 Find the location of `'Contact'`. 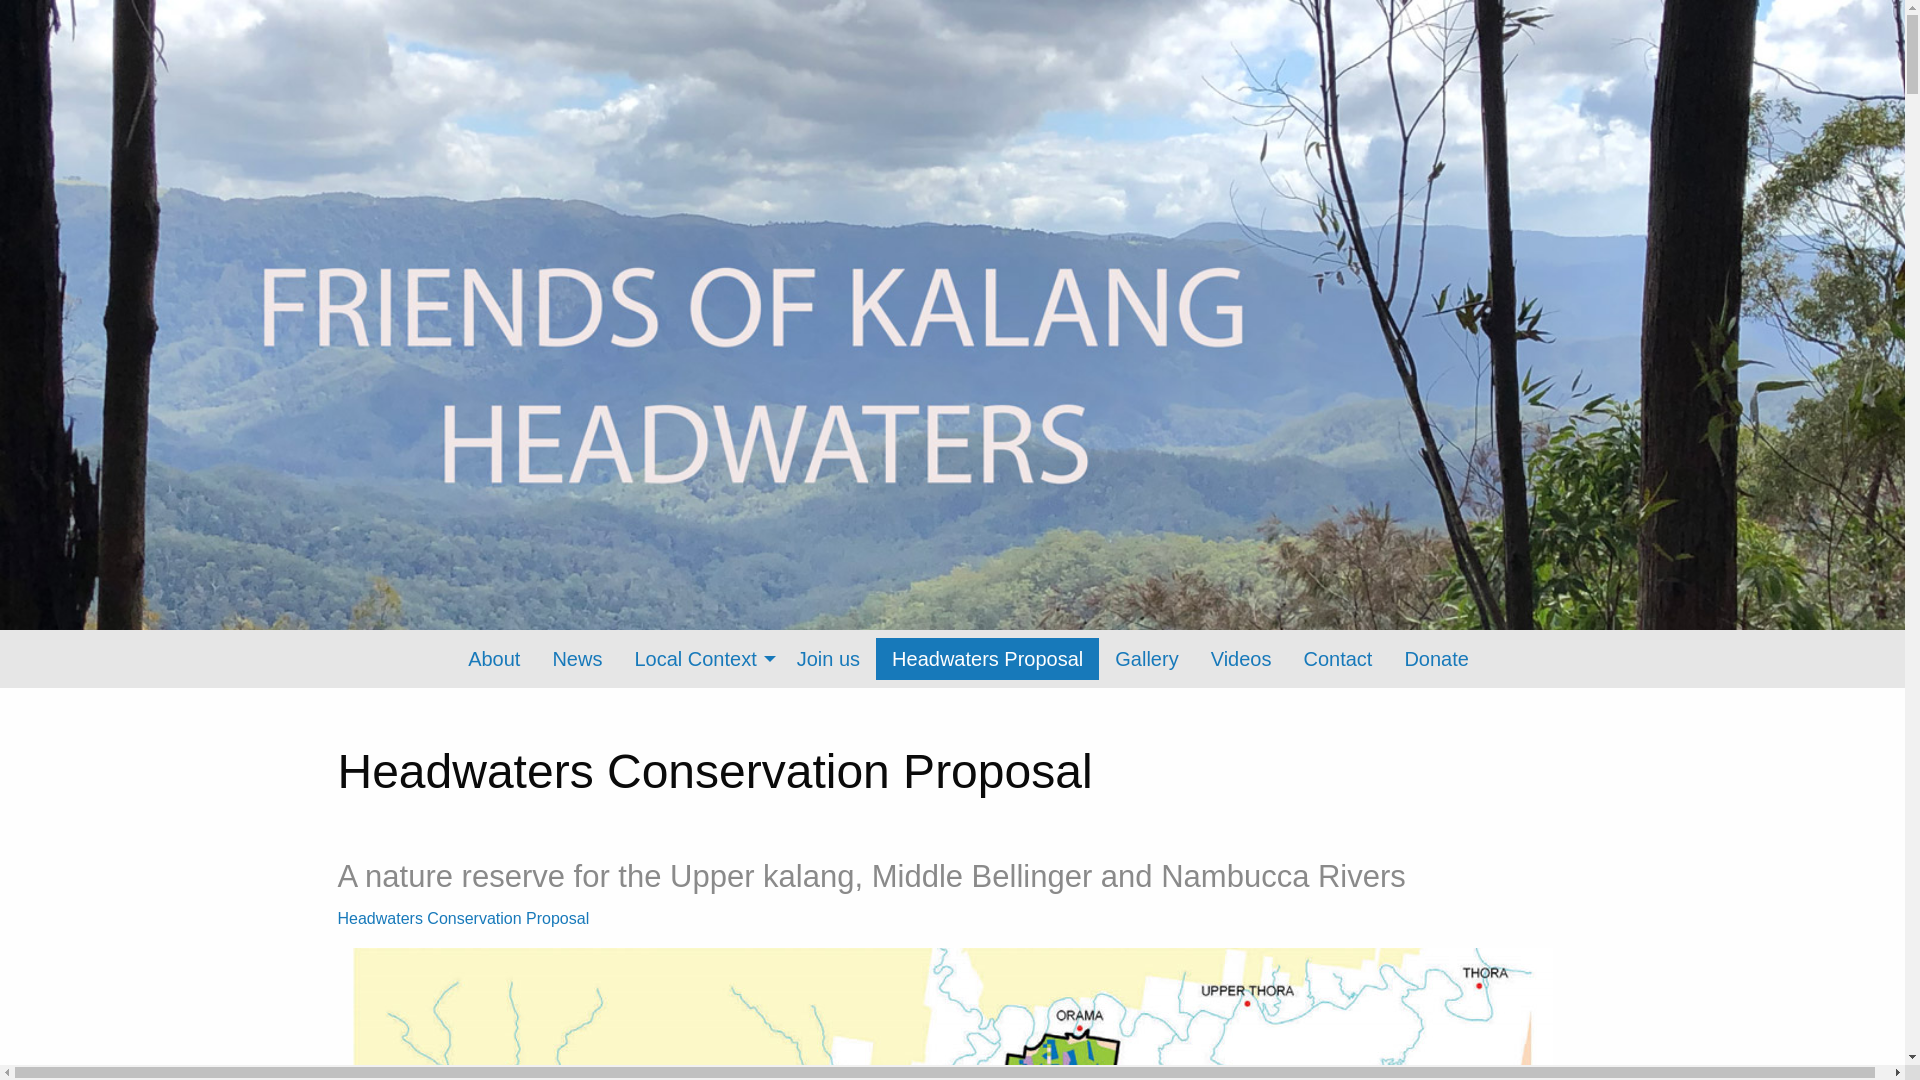

'Contact' is located at coordinates (1337, 659).